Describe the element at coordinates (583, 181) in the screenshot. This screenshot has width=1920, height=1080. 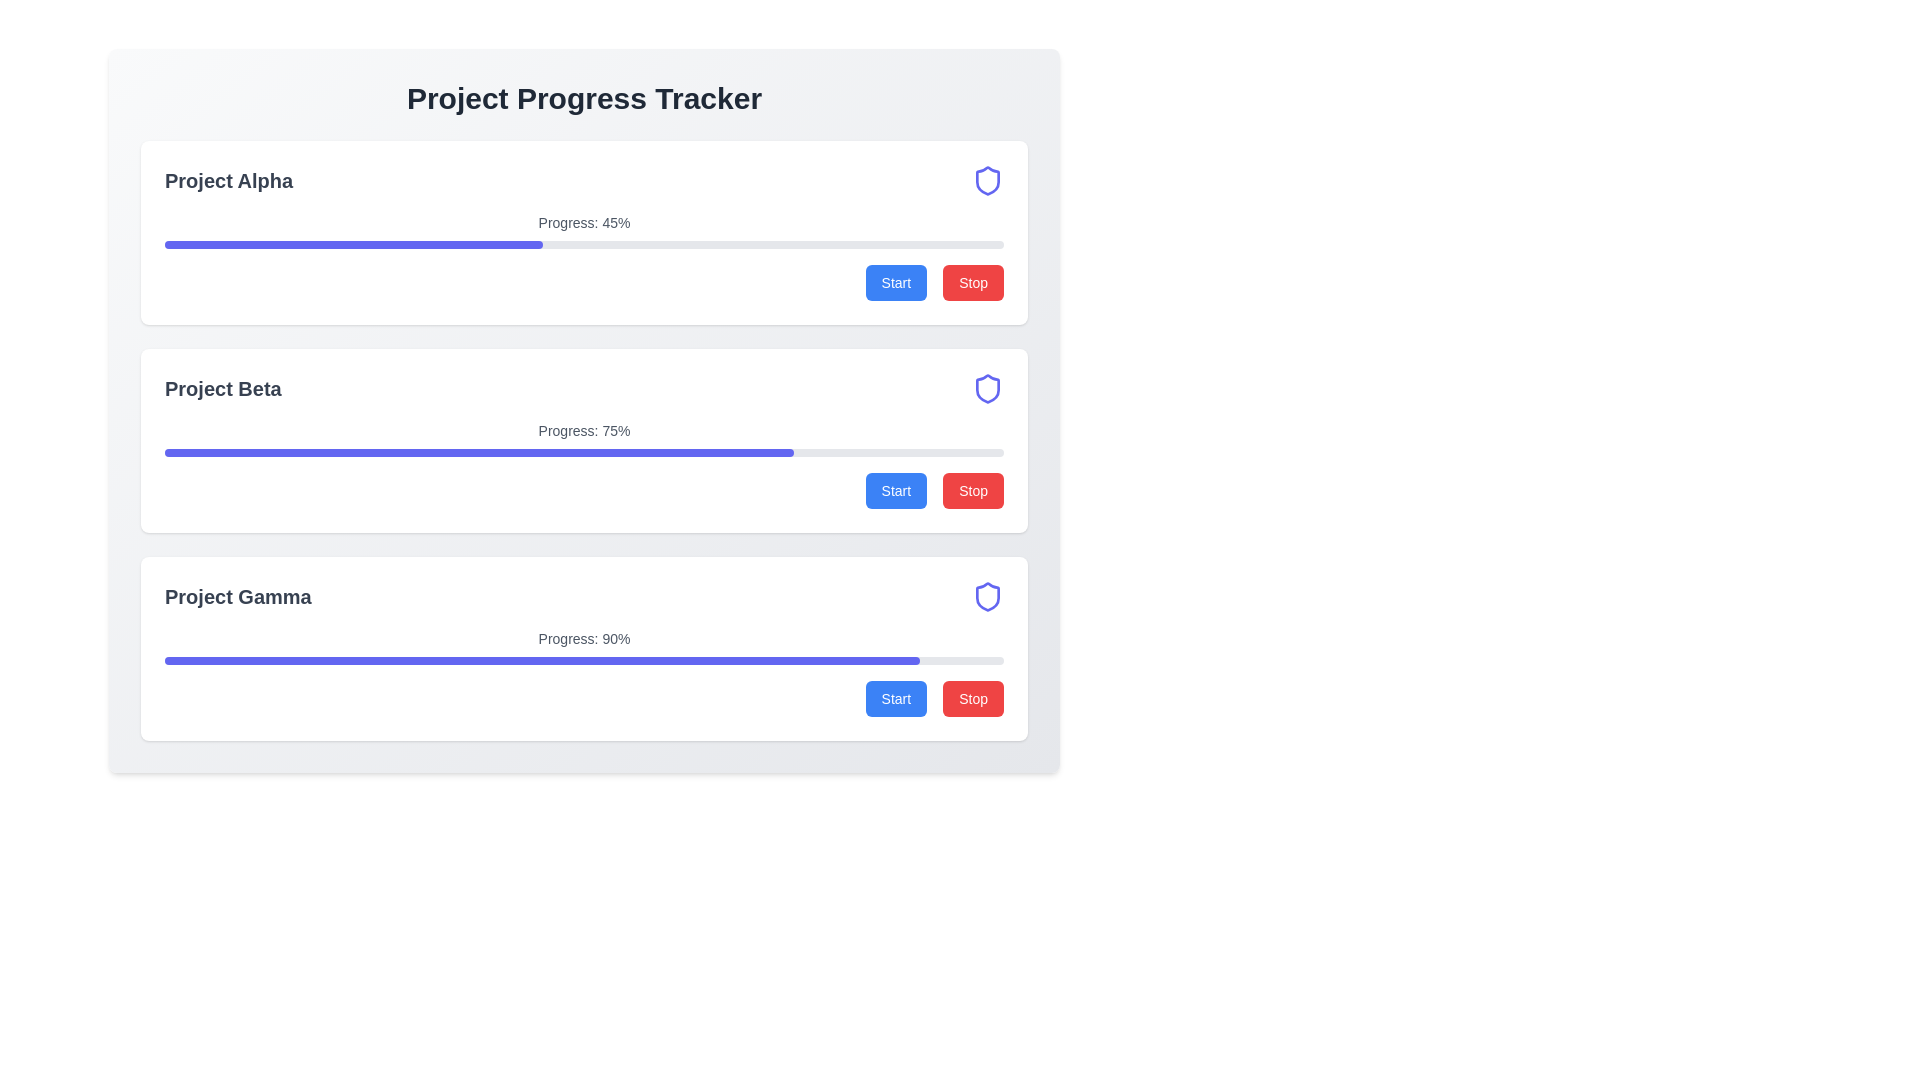
I see `the Section header element that serves as a title or label for associated project details by navigating through tab navigation` at that location.